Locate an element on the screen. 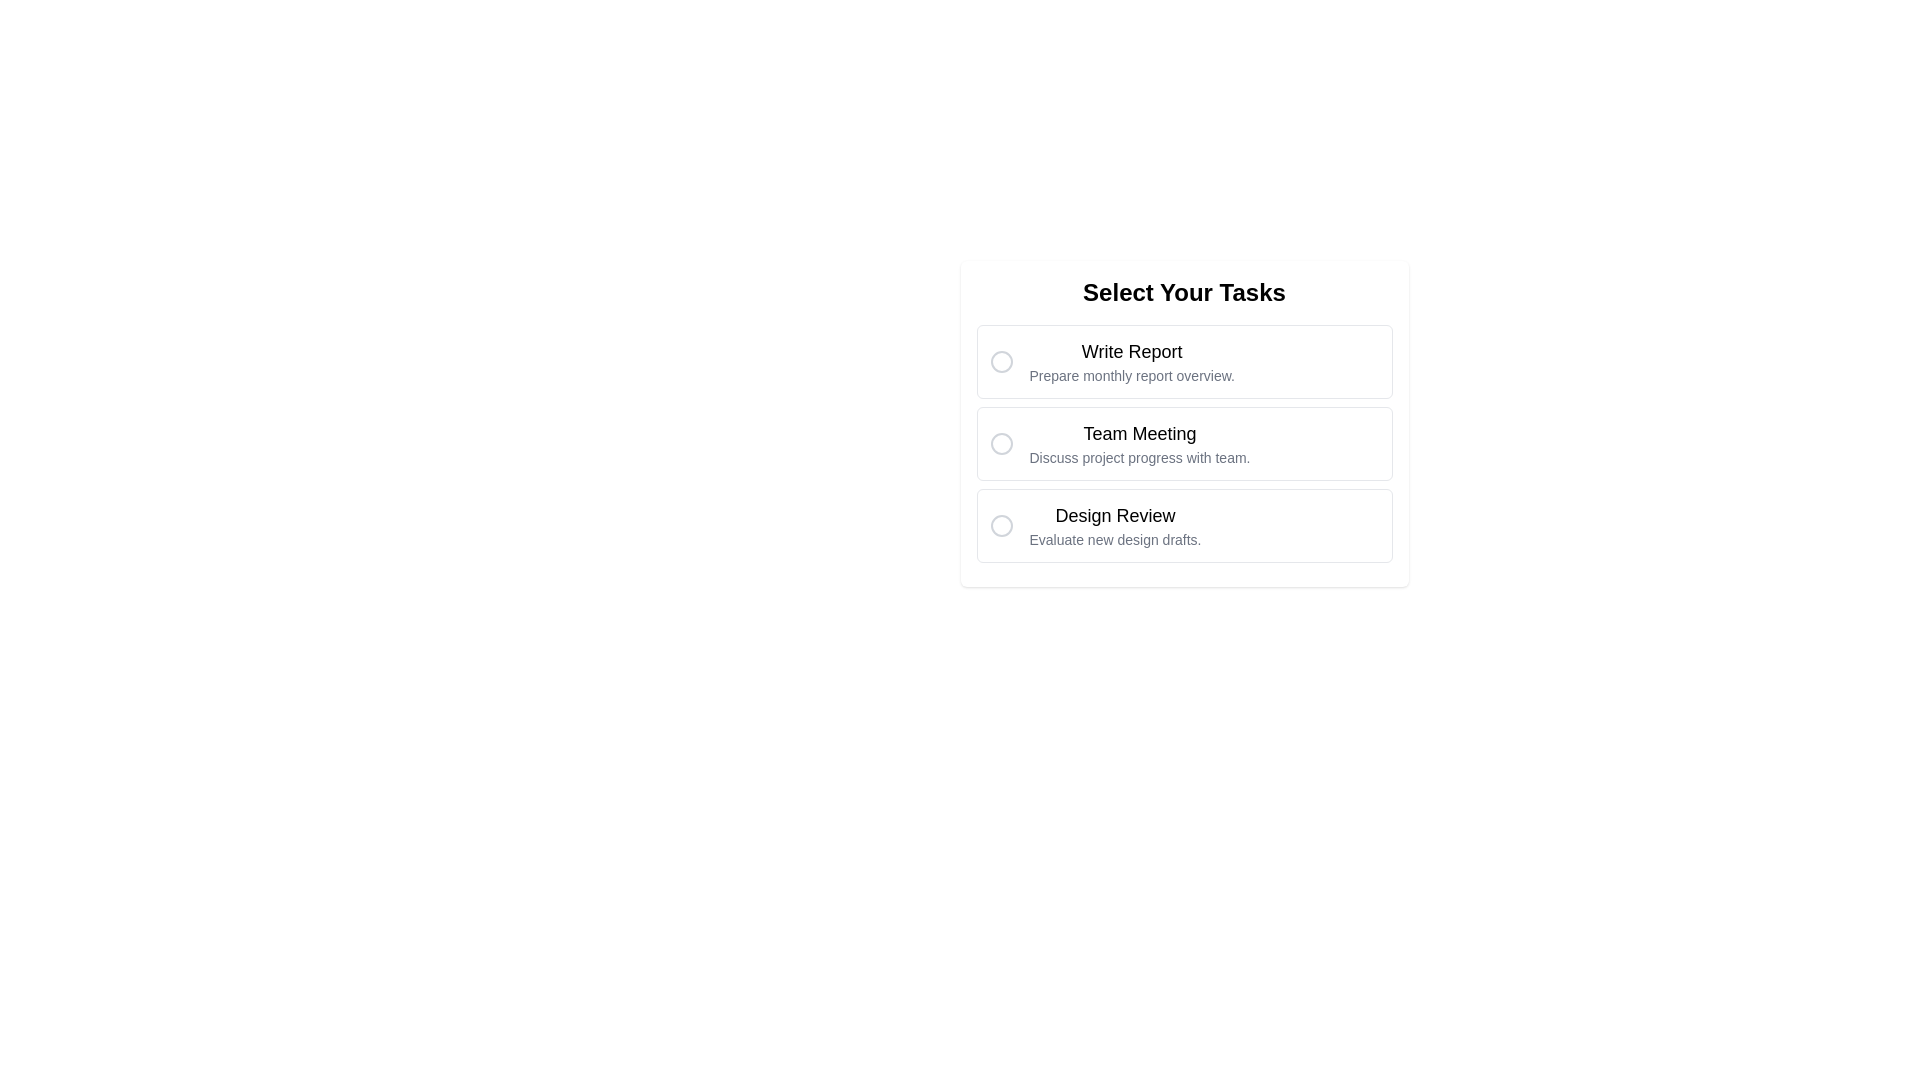  the circular SVG graphic representing the radio button for the 'Design Review' task, which is light gray with a radius of 10 units is located at coordinates (1001, 524).